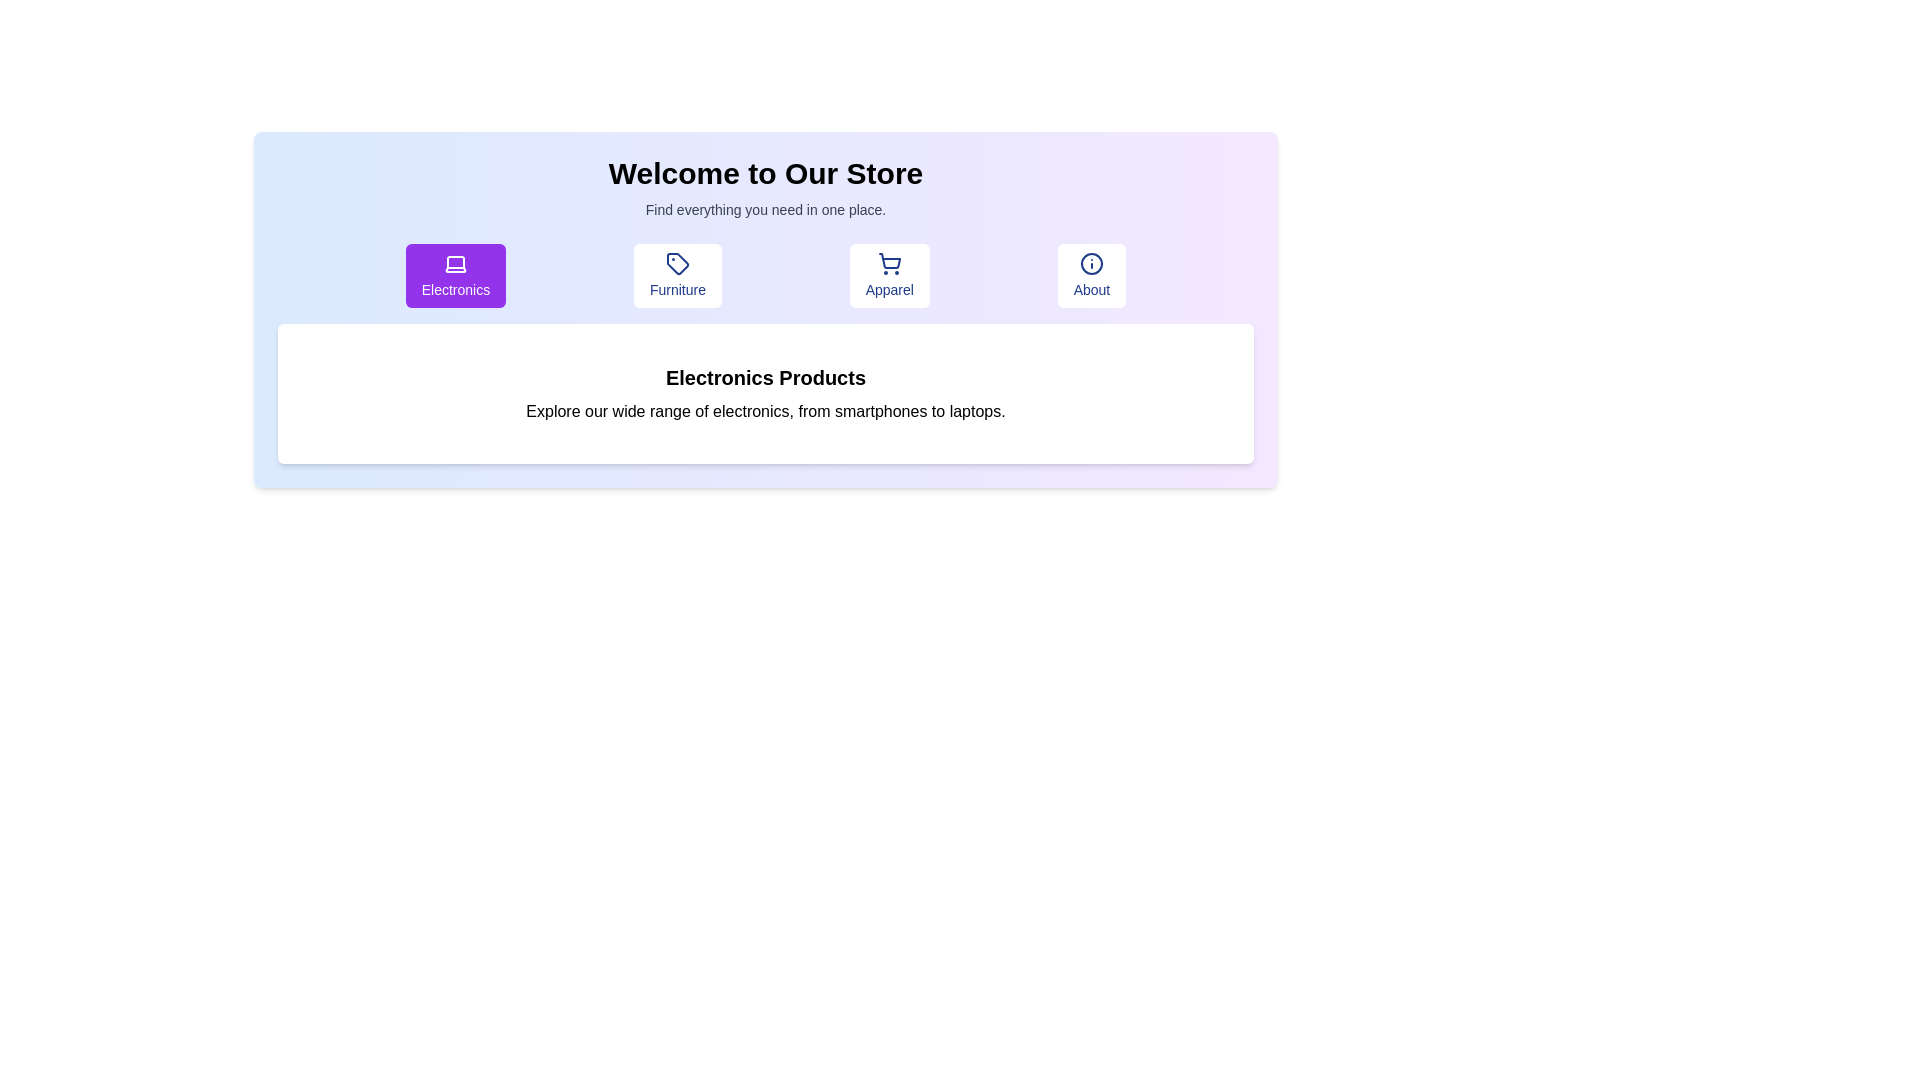 Image resolution: width=1920 pixels, height=1080 pixels. I want to click on the navigational button for the furniture section located under 'Welcome to Our Store', positioned between 'Electronics' and 'Apparel', so click(677, 276).